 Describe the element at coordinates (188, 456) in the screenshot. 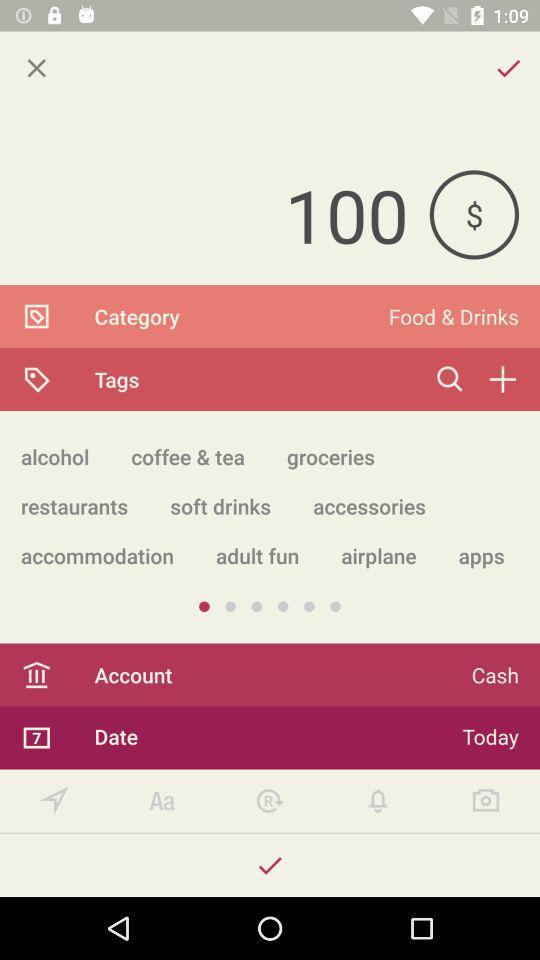

I see `the coffee & tea app` at that location.